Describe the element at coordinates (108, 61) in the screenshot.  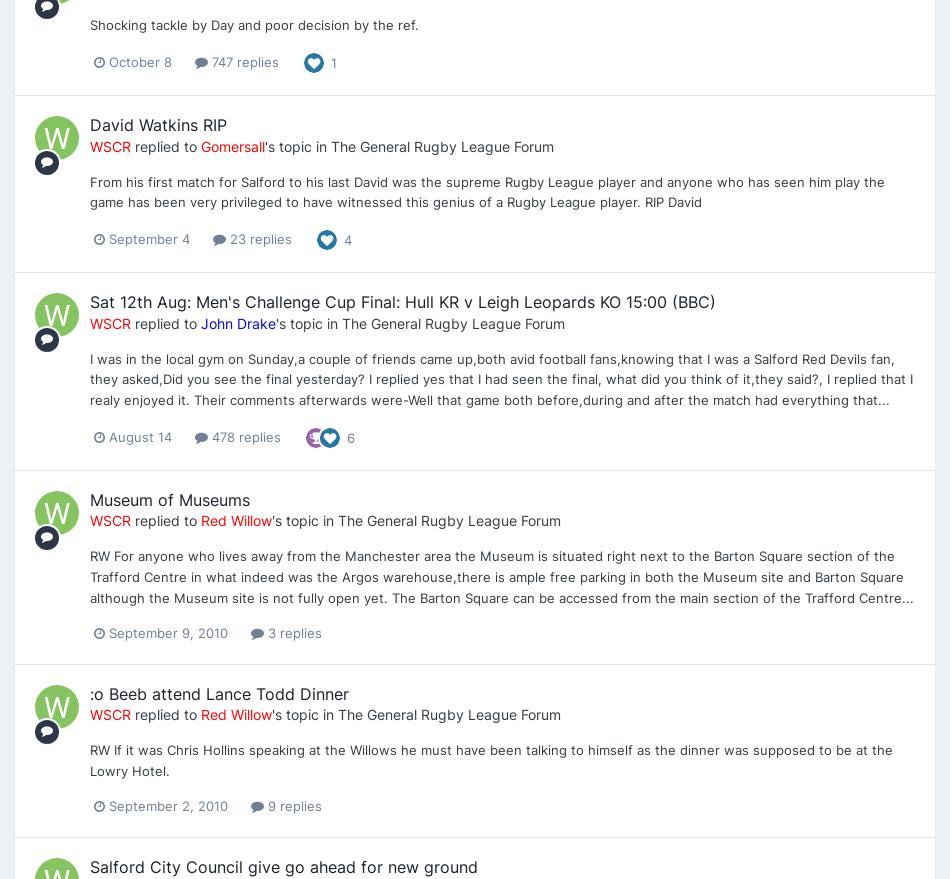
I see `'October 8'` at that location.